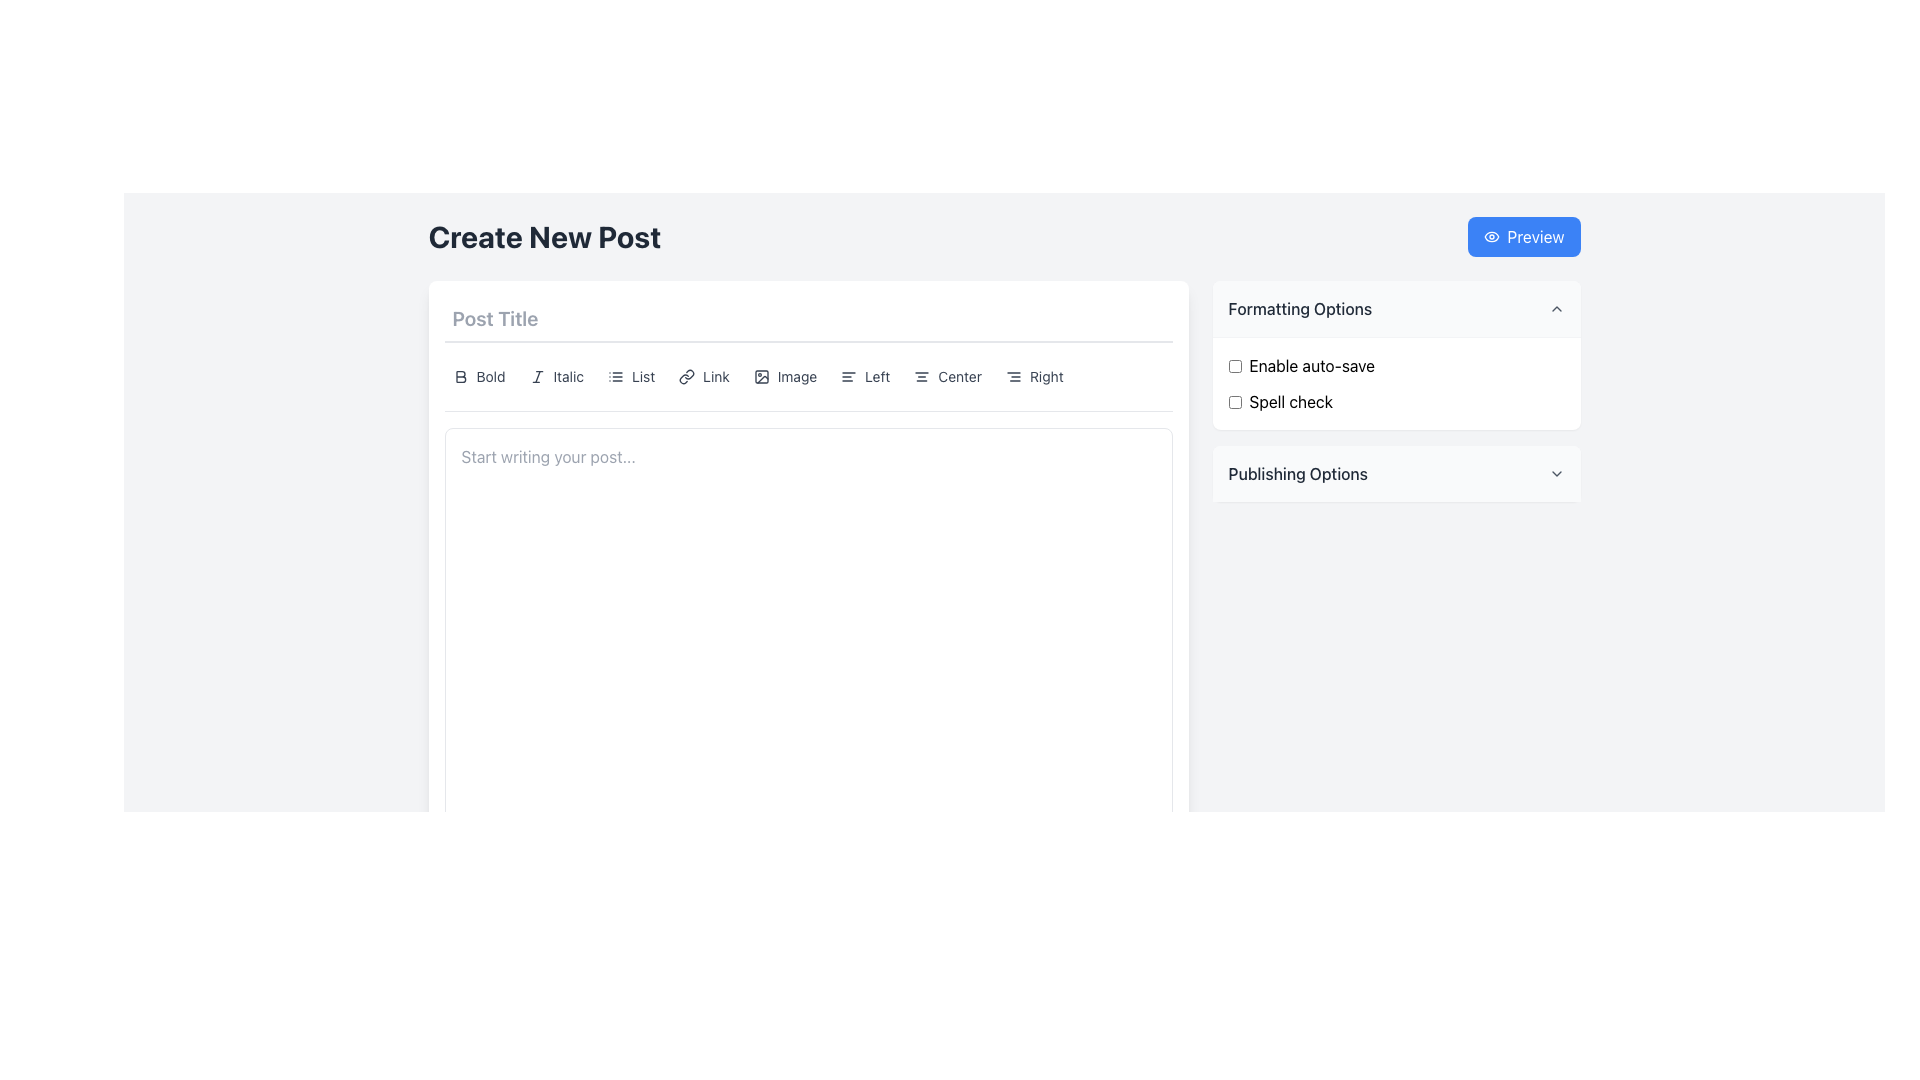  What do you see at coordinates (478, 377) in the screenshot?
I see `the bold styling button located directly below the 'Post Title' heading in the 'Create New Post' interface` at bounding box center [478, 377].